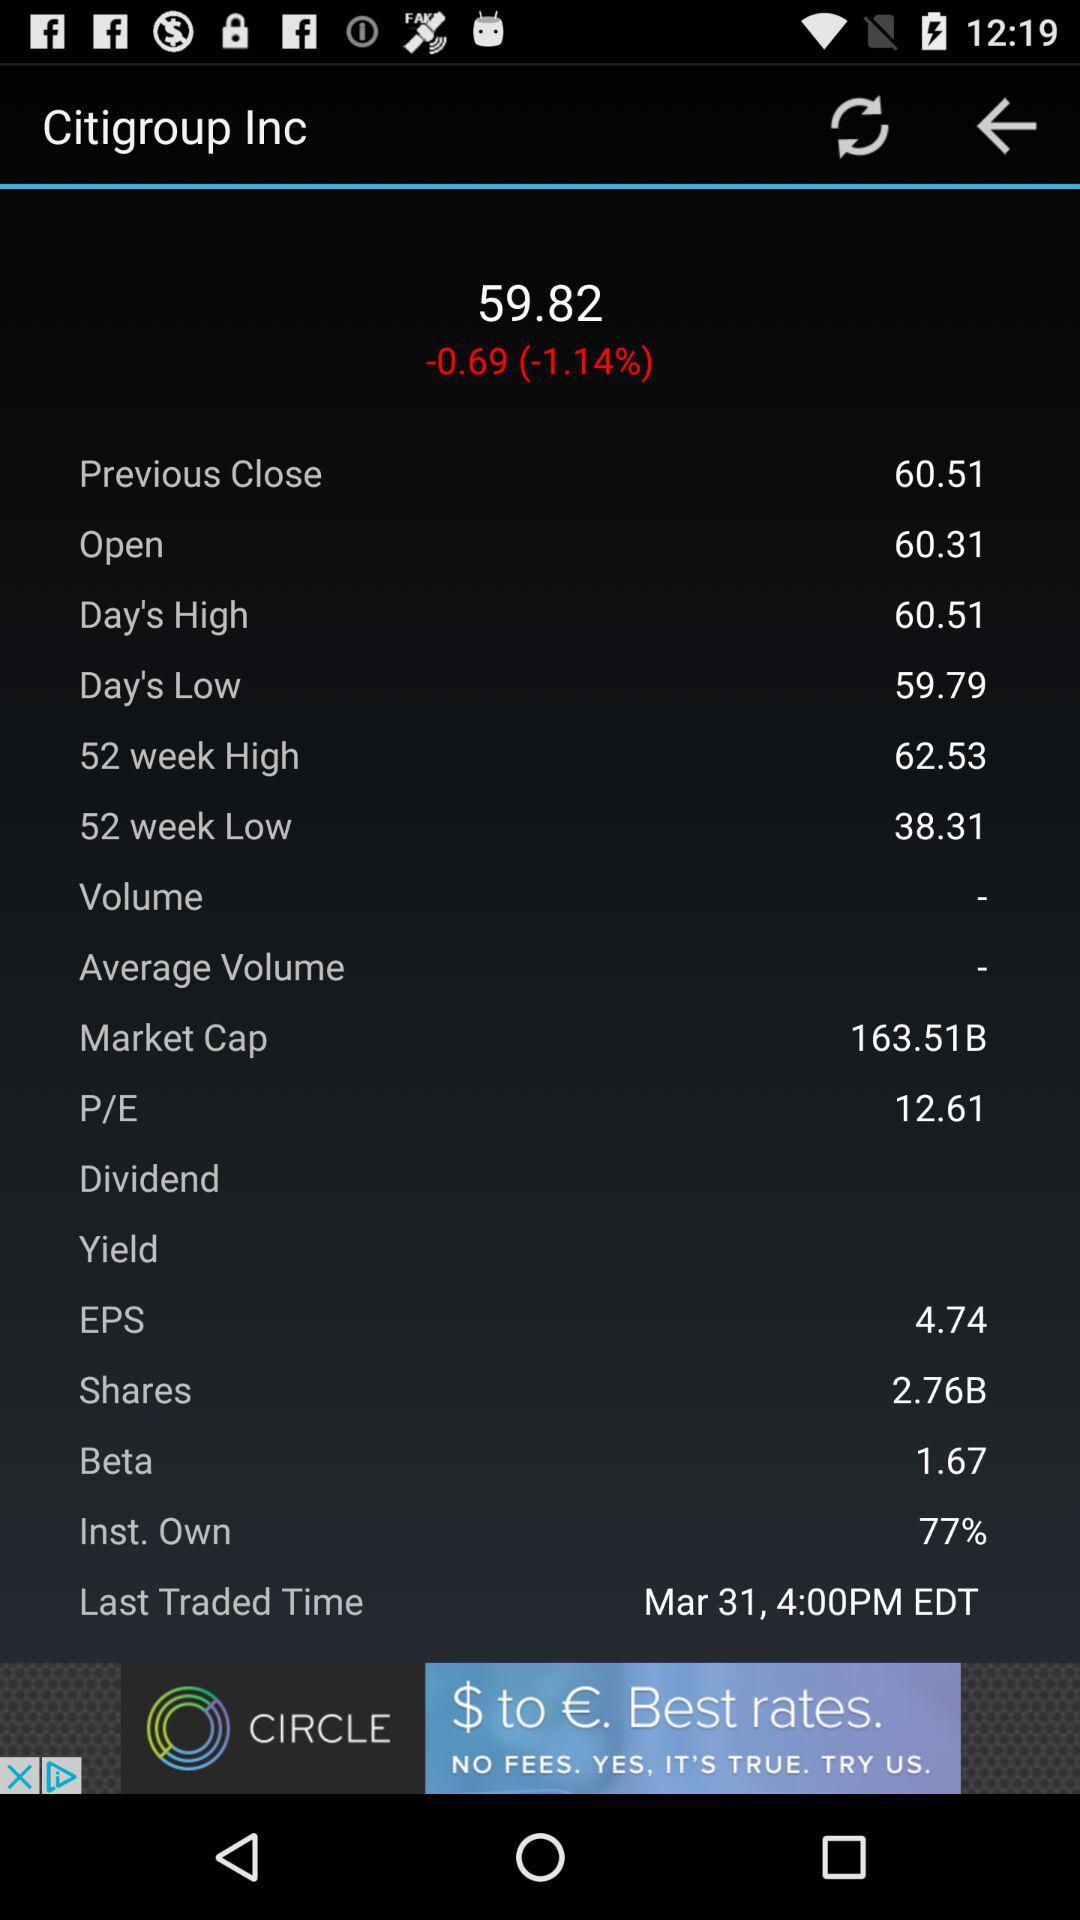 This screenshot has height=1920, width=1080. I want to click on advertisement, so click(540, 1727).